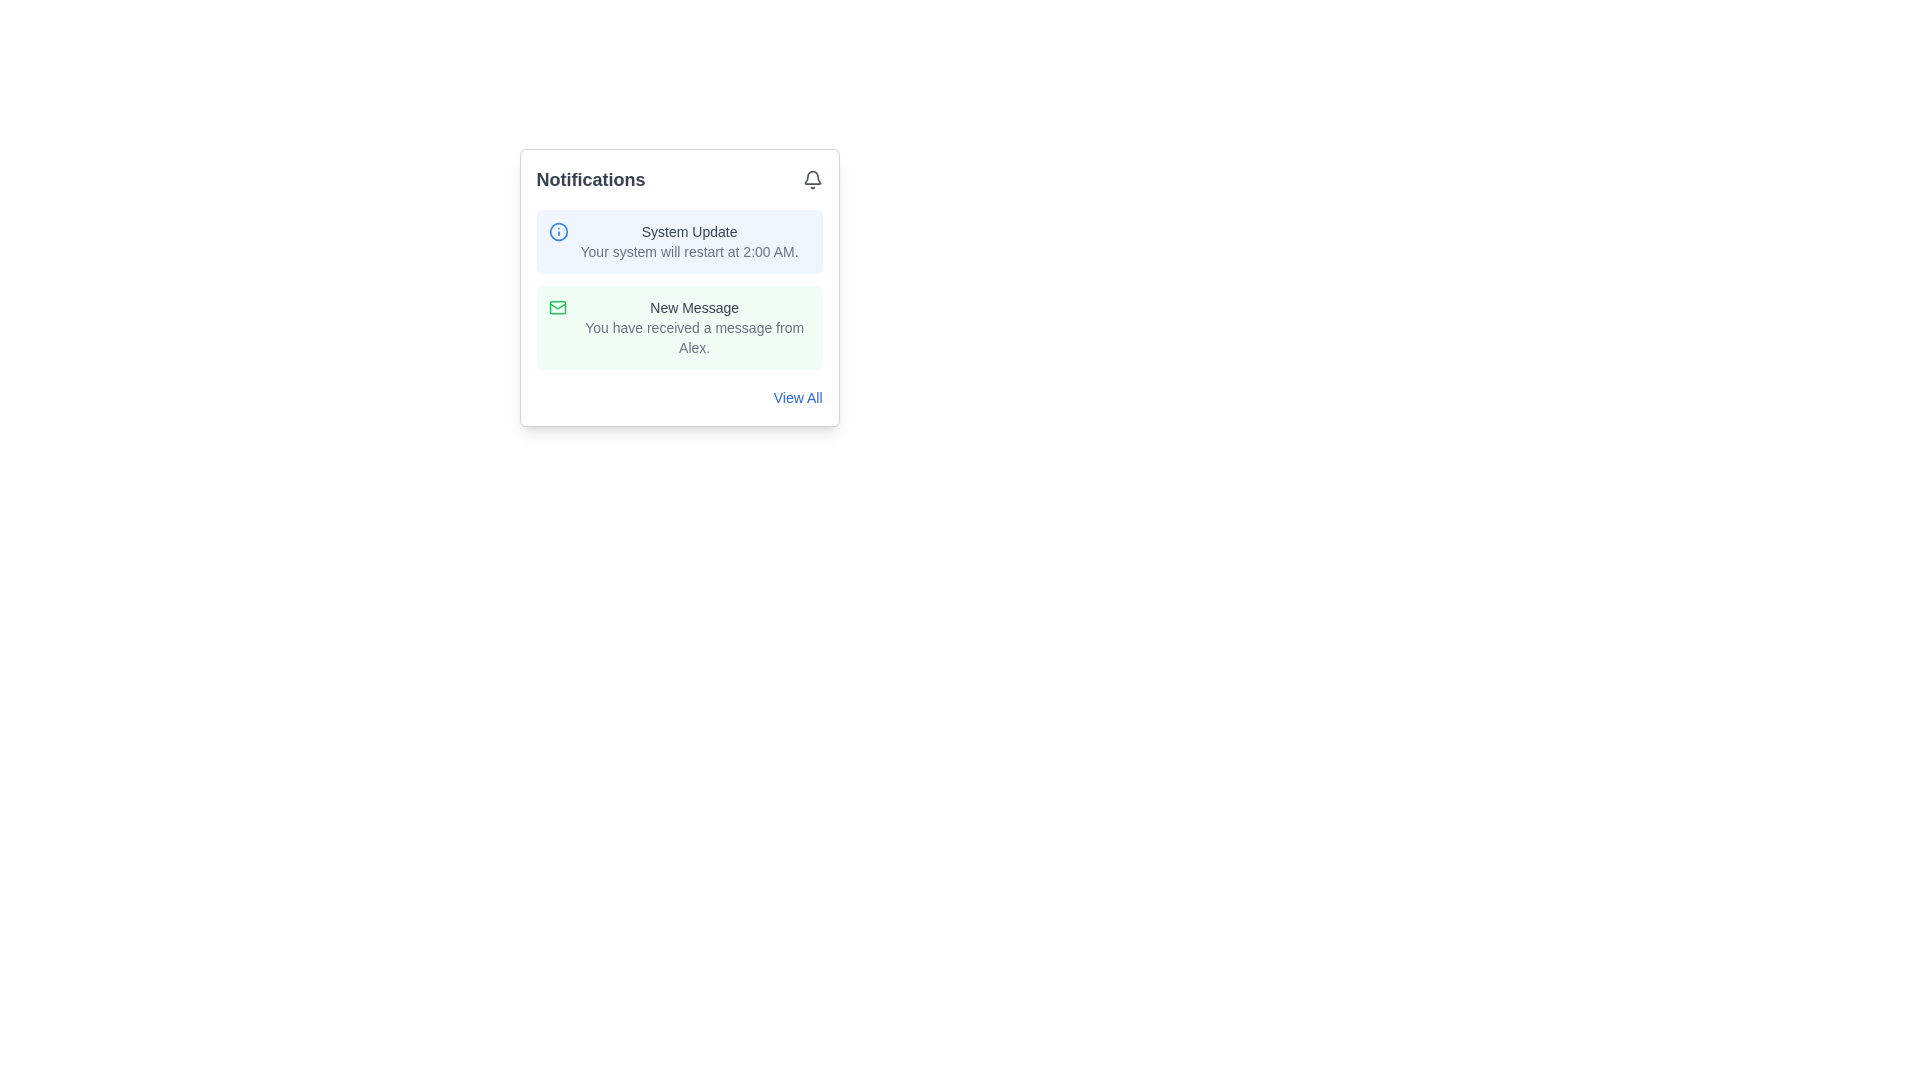 Image resolution: width=1920 pixels, height=1080 pixels. What do you see at coordinates (557, 308) in the screenshot?
I see `the envelope icon that signifies a new message notification within the 'New Message' notification card, located to the left of the text content` at bounding box center [557, 308].